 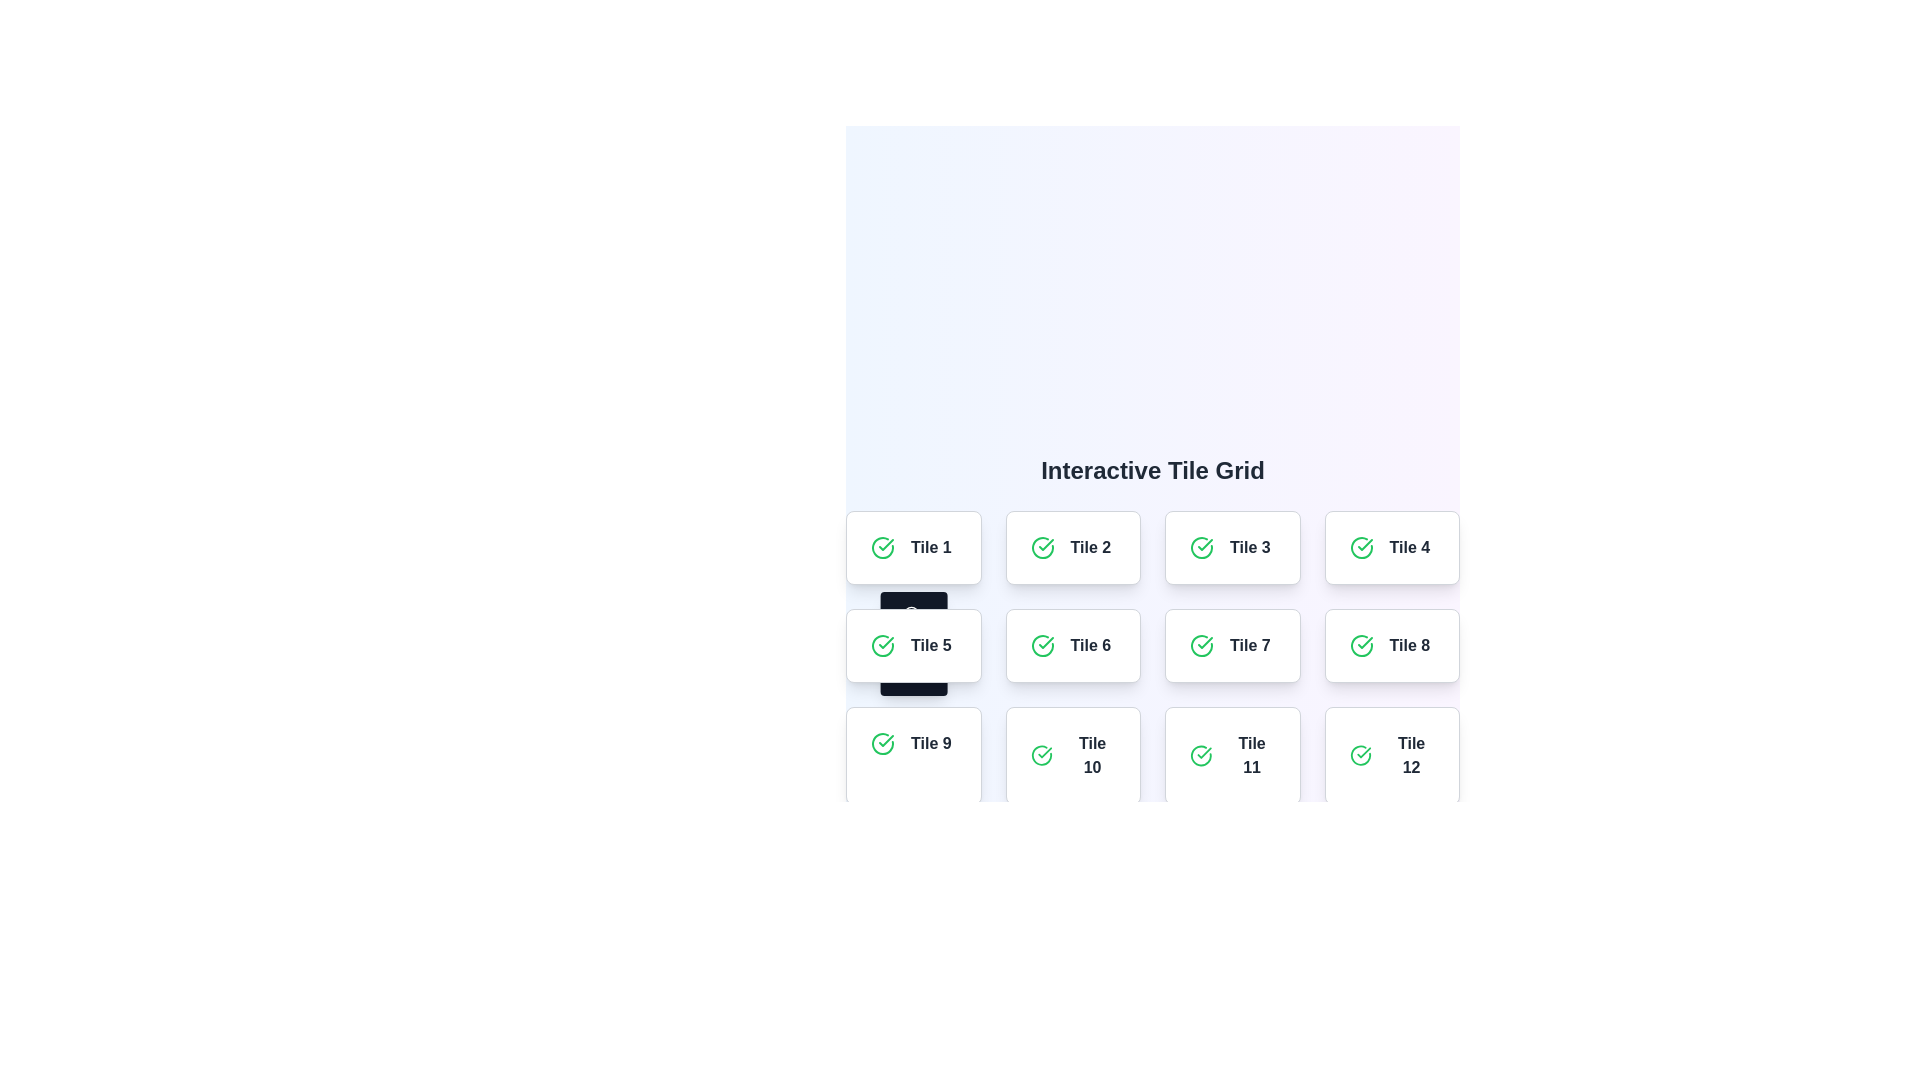 I want to click on the bold text label 'Tile 8' in the grid layout for information, so click(x=1408, y=645).